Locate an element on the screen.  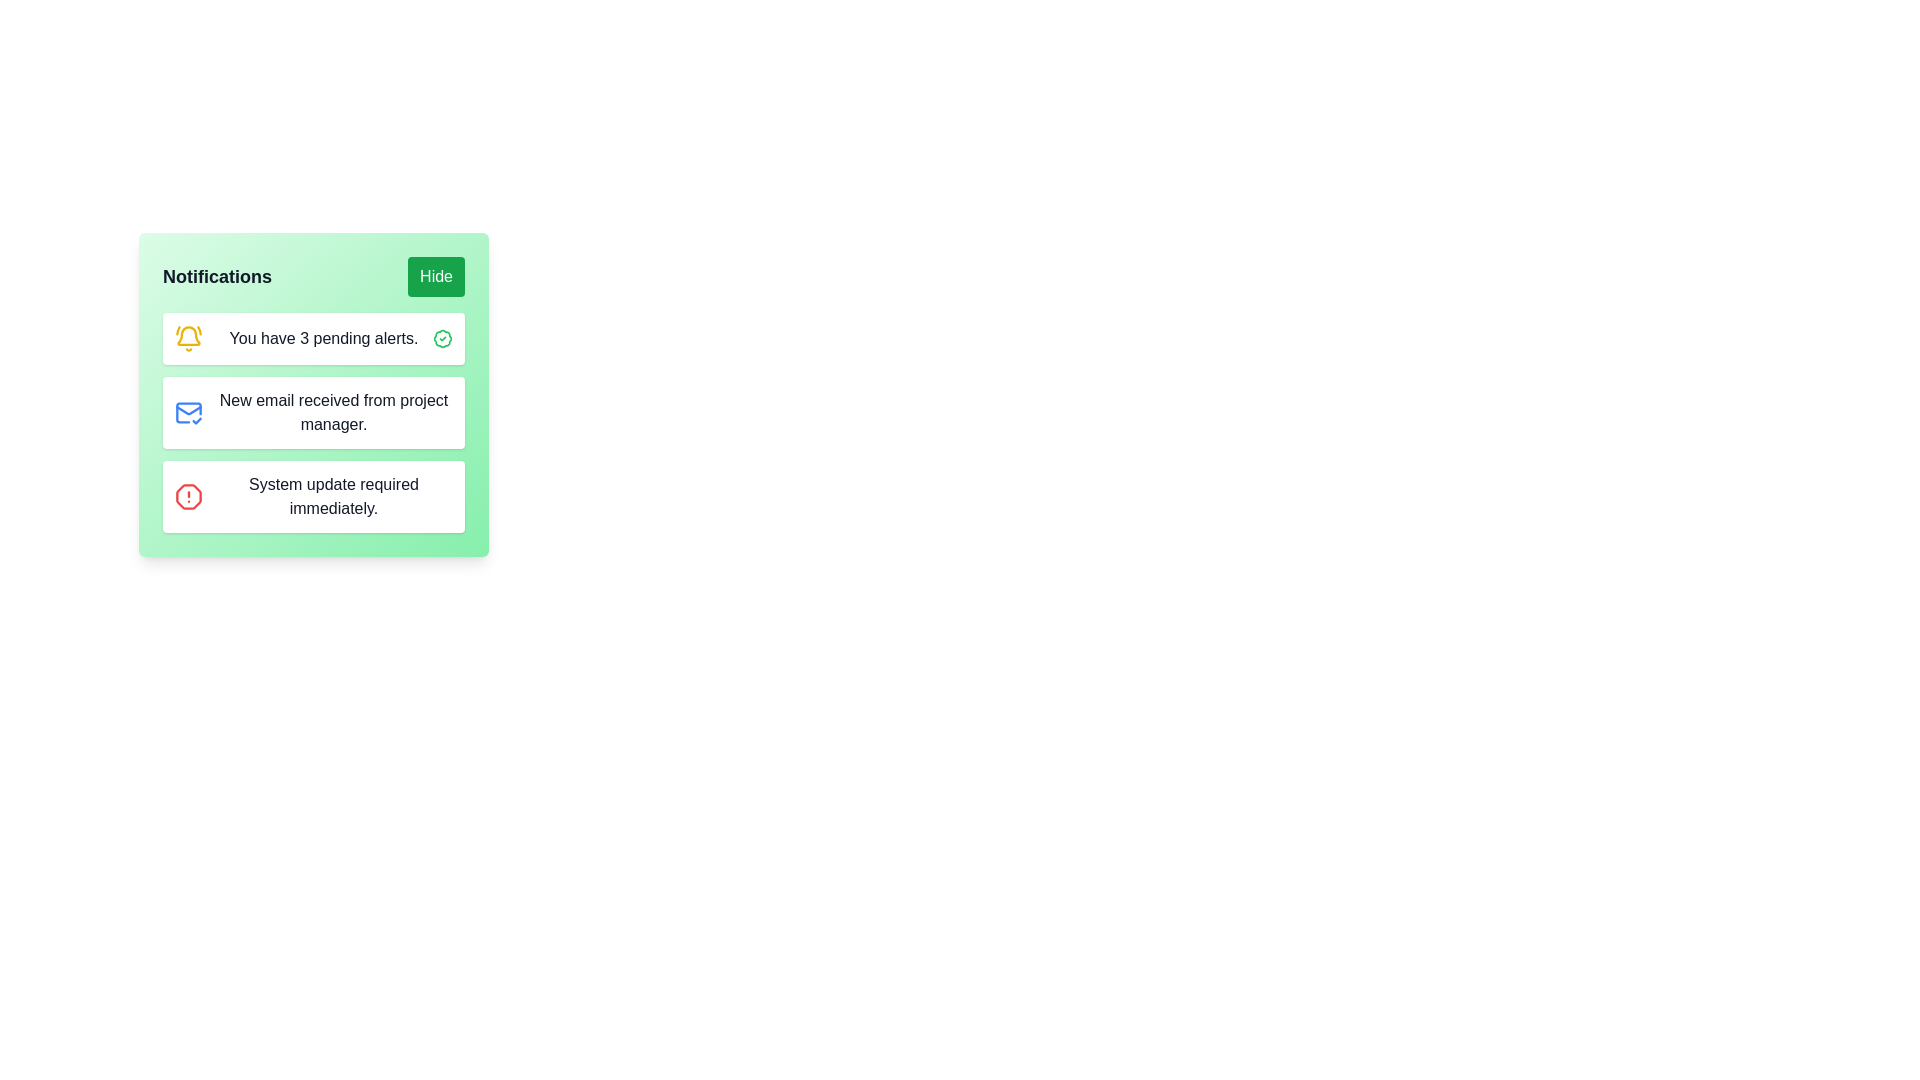
the yellow bell icon representing notifications located to the left of the text 'You have 3 pending alerts.' is located at coordinates (188, 335).